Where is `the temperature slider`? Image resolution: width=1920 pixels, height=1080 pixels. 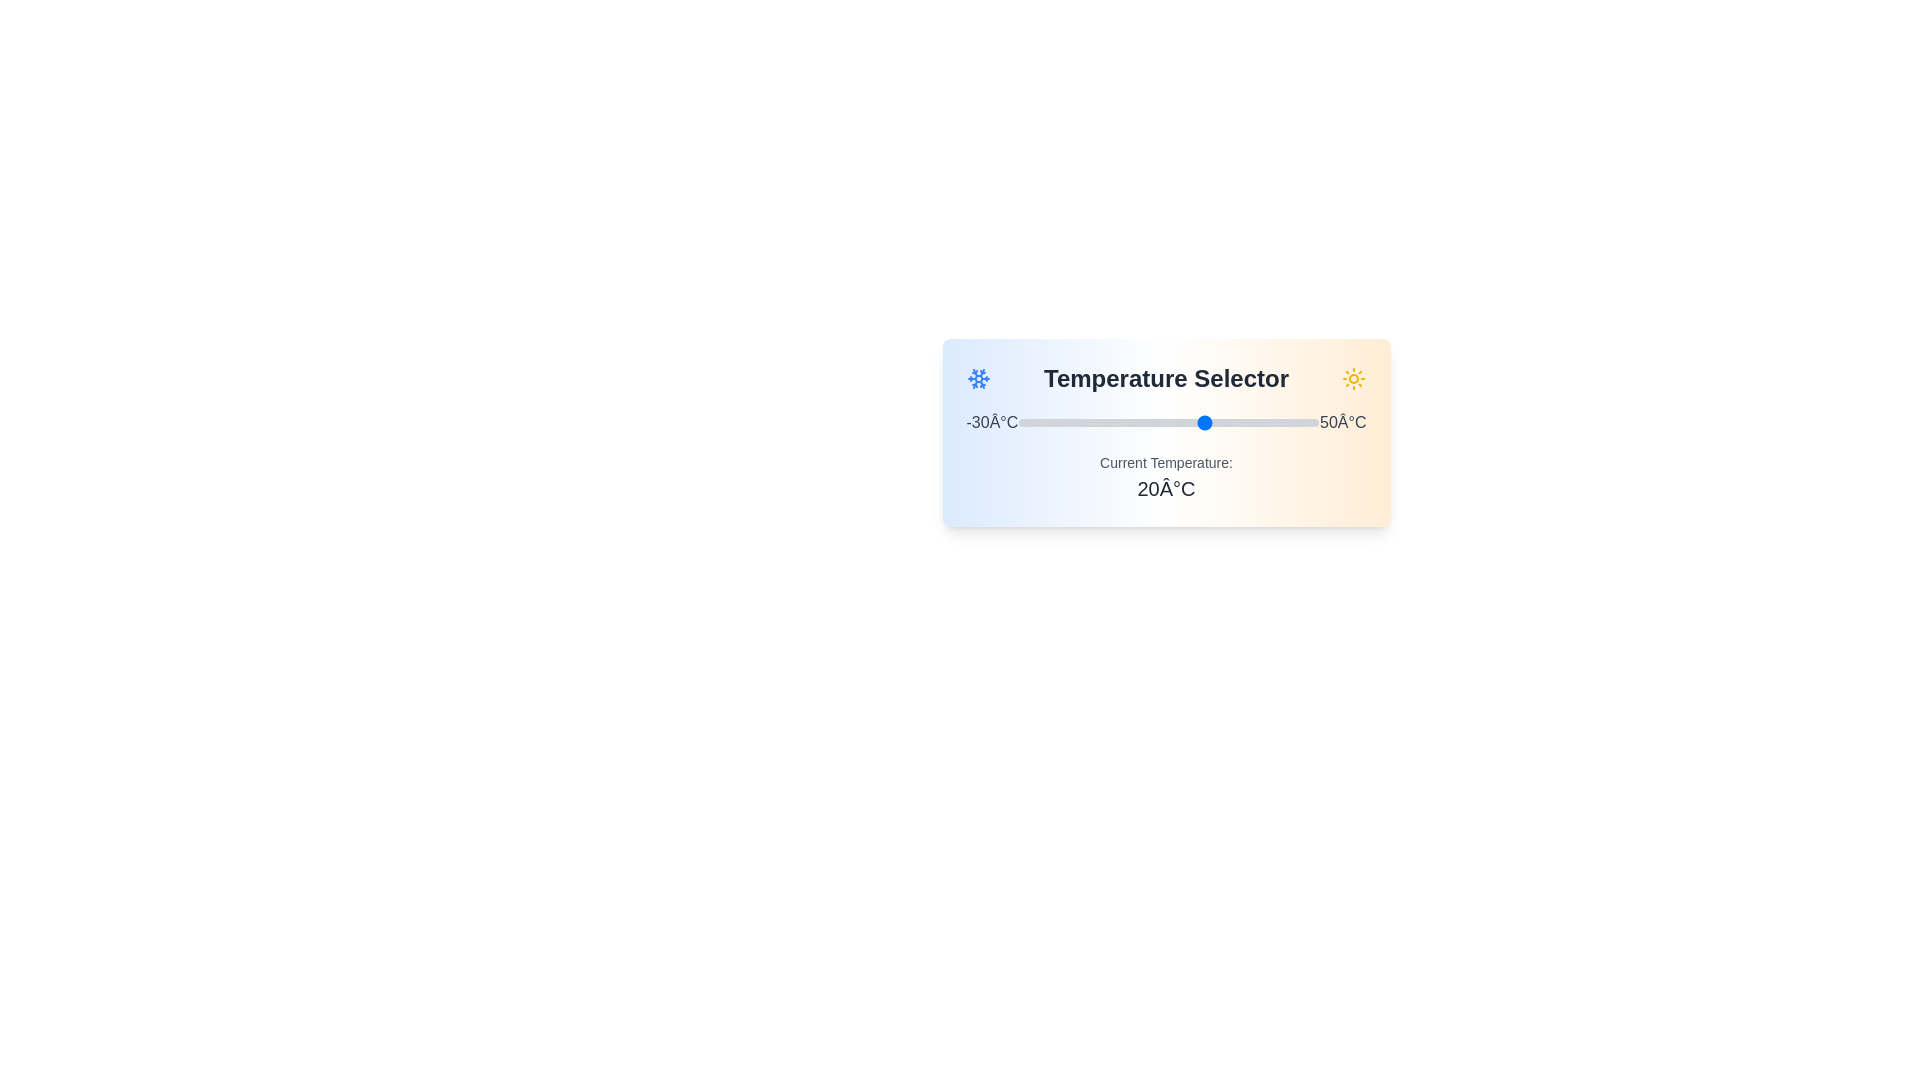 the temperature slider is located at coordinates (1040, 422).